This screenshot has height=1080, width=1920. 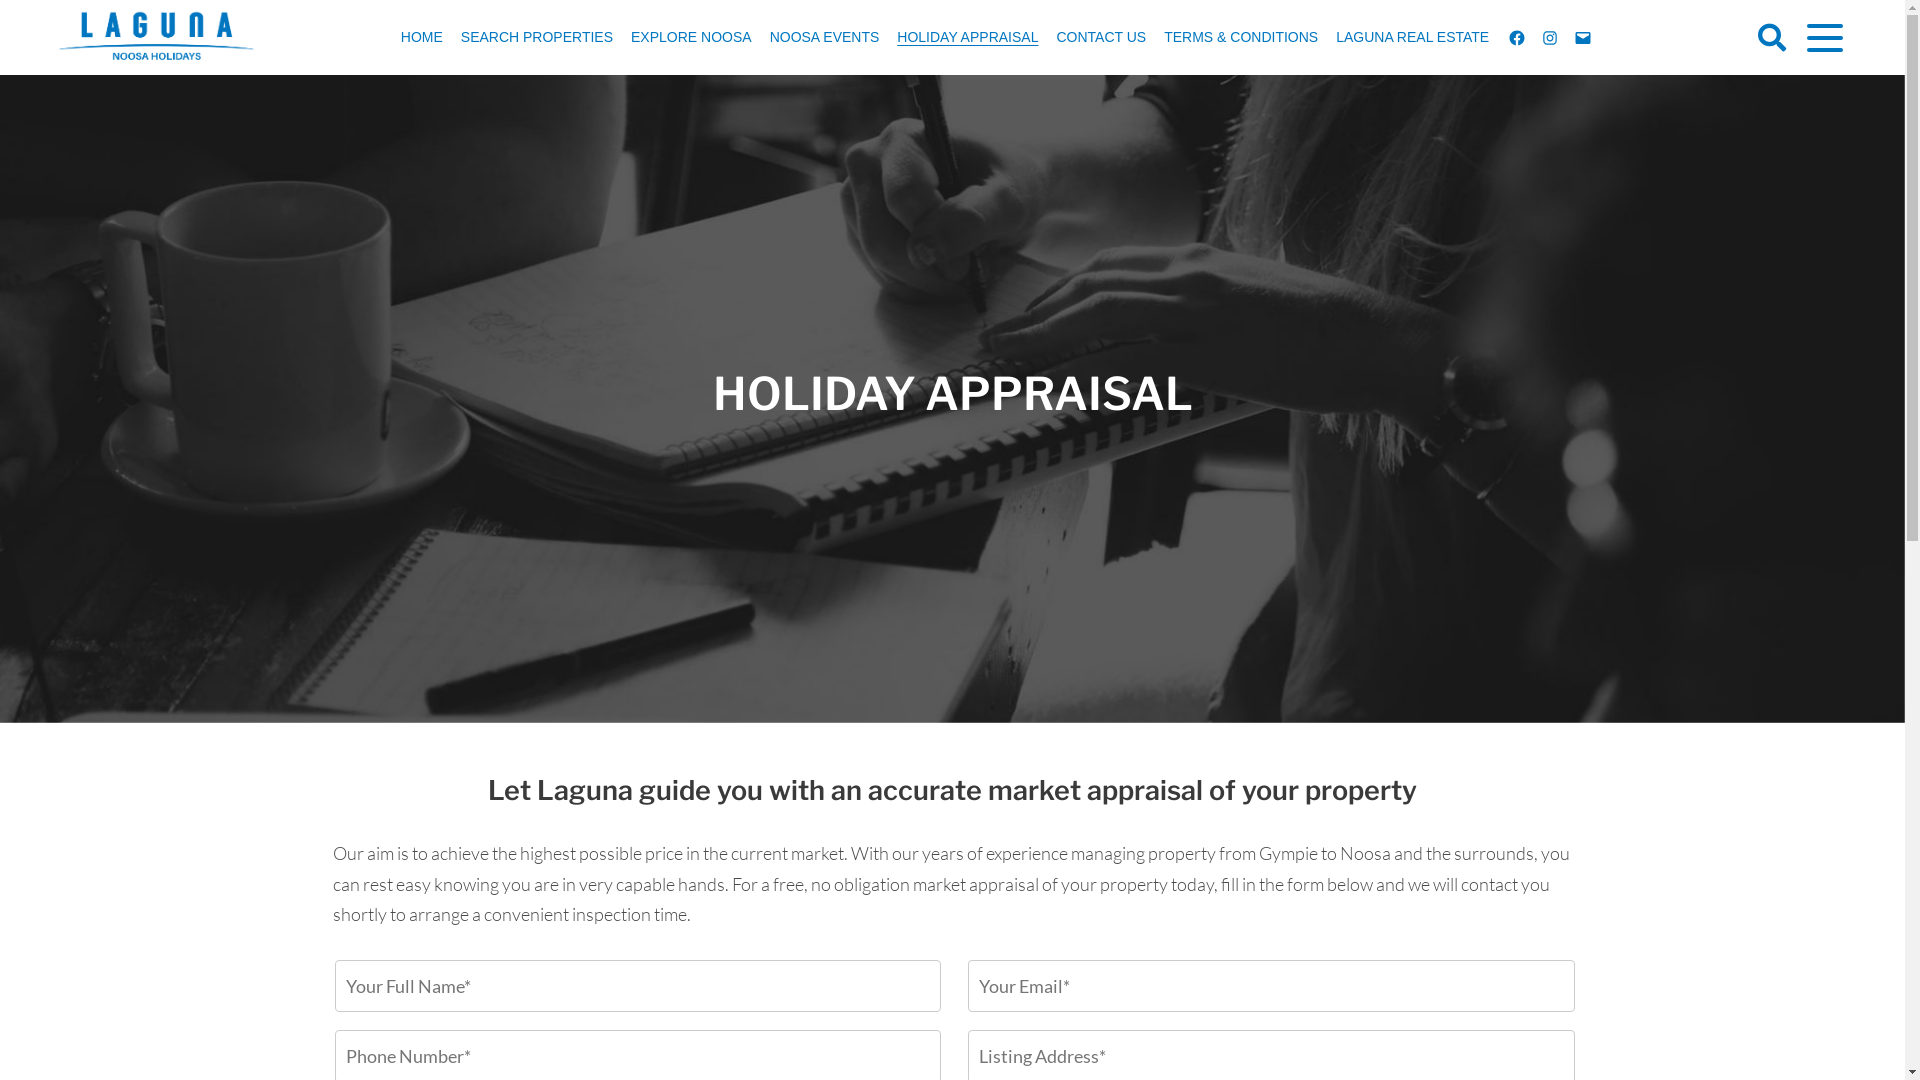 What do you see at coordinates (1240, 37) in the screenshot?
I see `'TERMS & CONDITIONS'` at bounding box center [1240, 37].